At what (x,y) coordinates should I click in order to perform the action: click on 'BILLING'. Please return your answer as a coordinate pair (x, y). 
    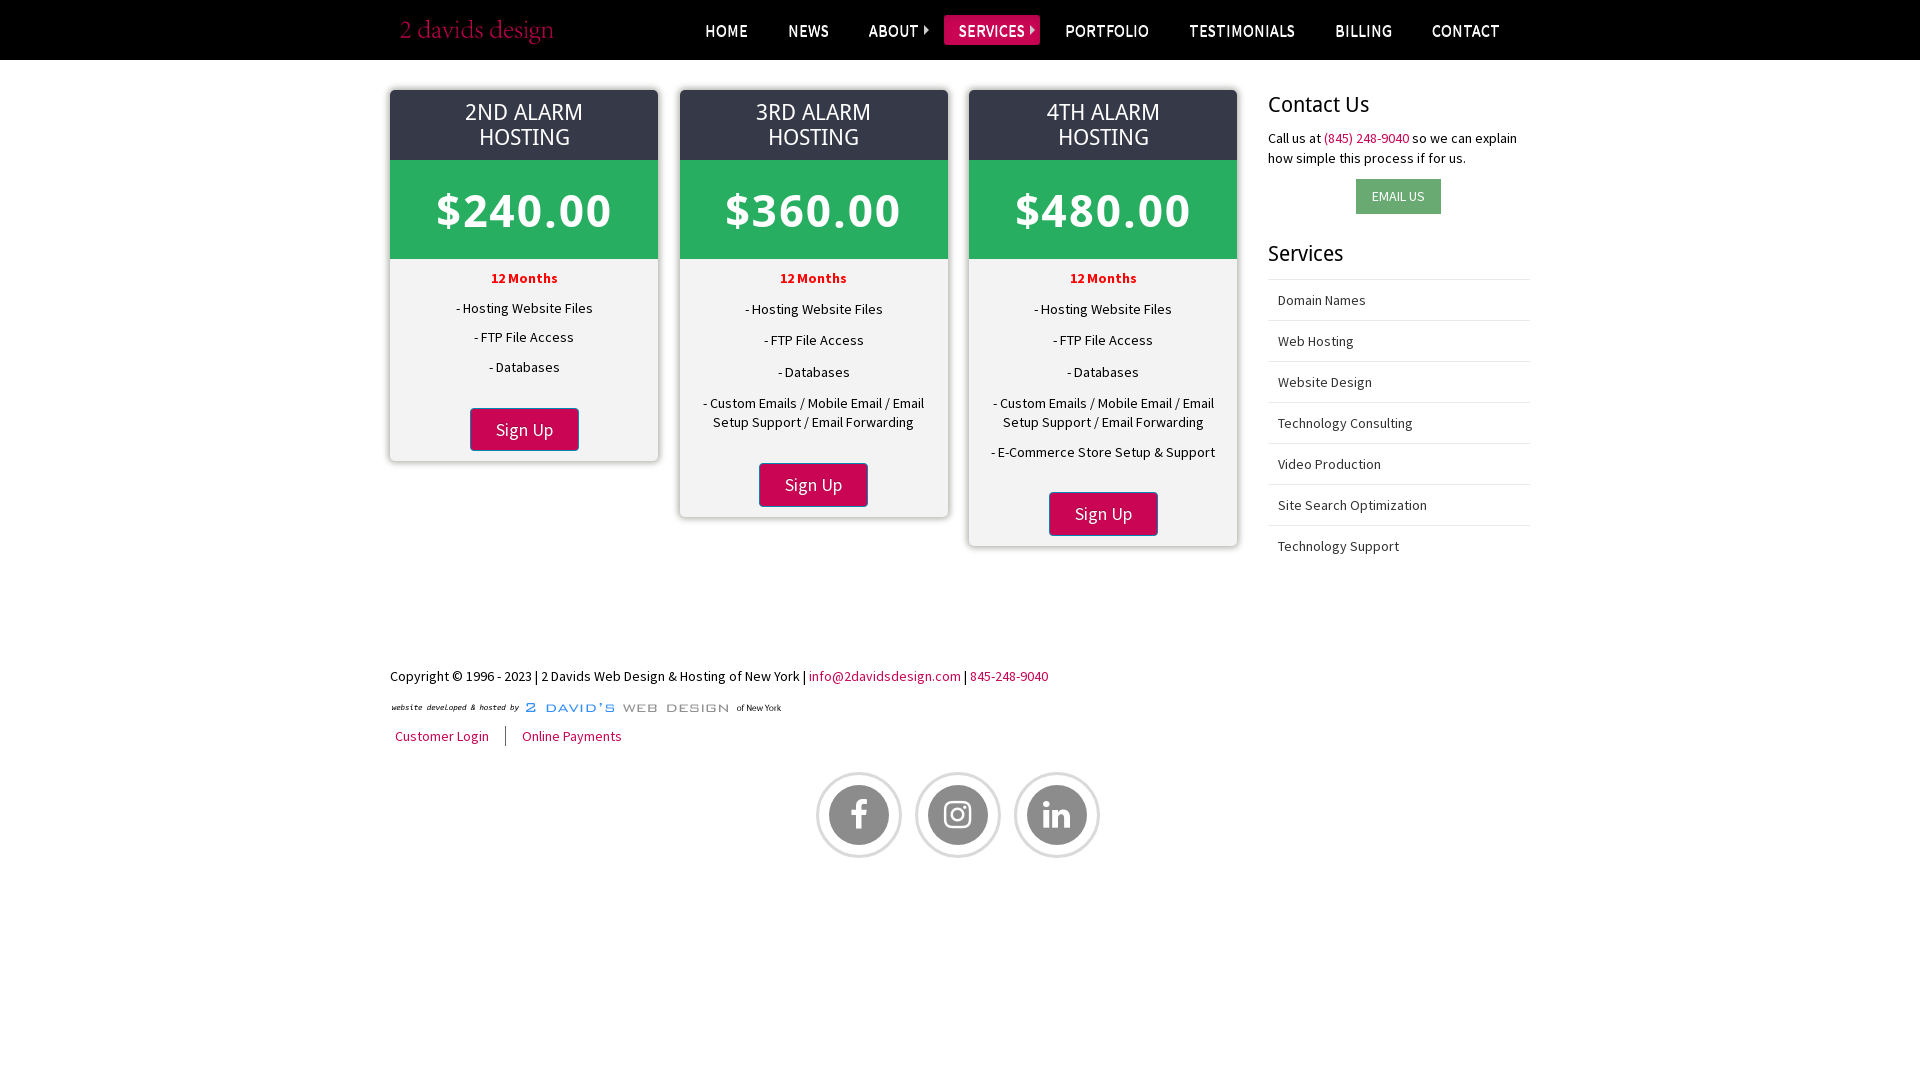
    Looking at the image, I should click on (1362, 30).